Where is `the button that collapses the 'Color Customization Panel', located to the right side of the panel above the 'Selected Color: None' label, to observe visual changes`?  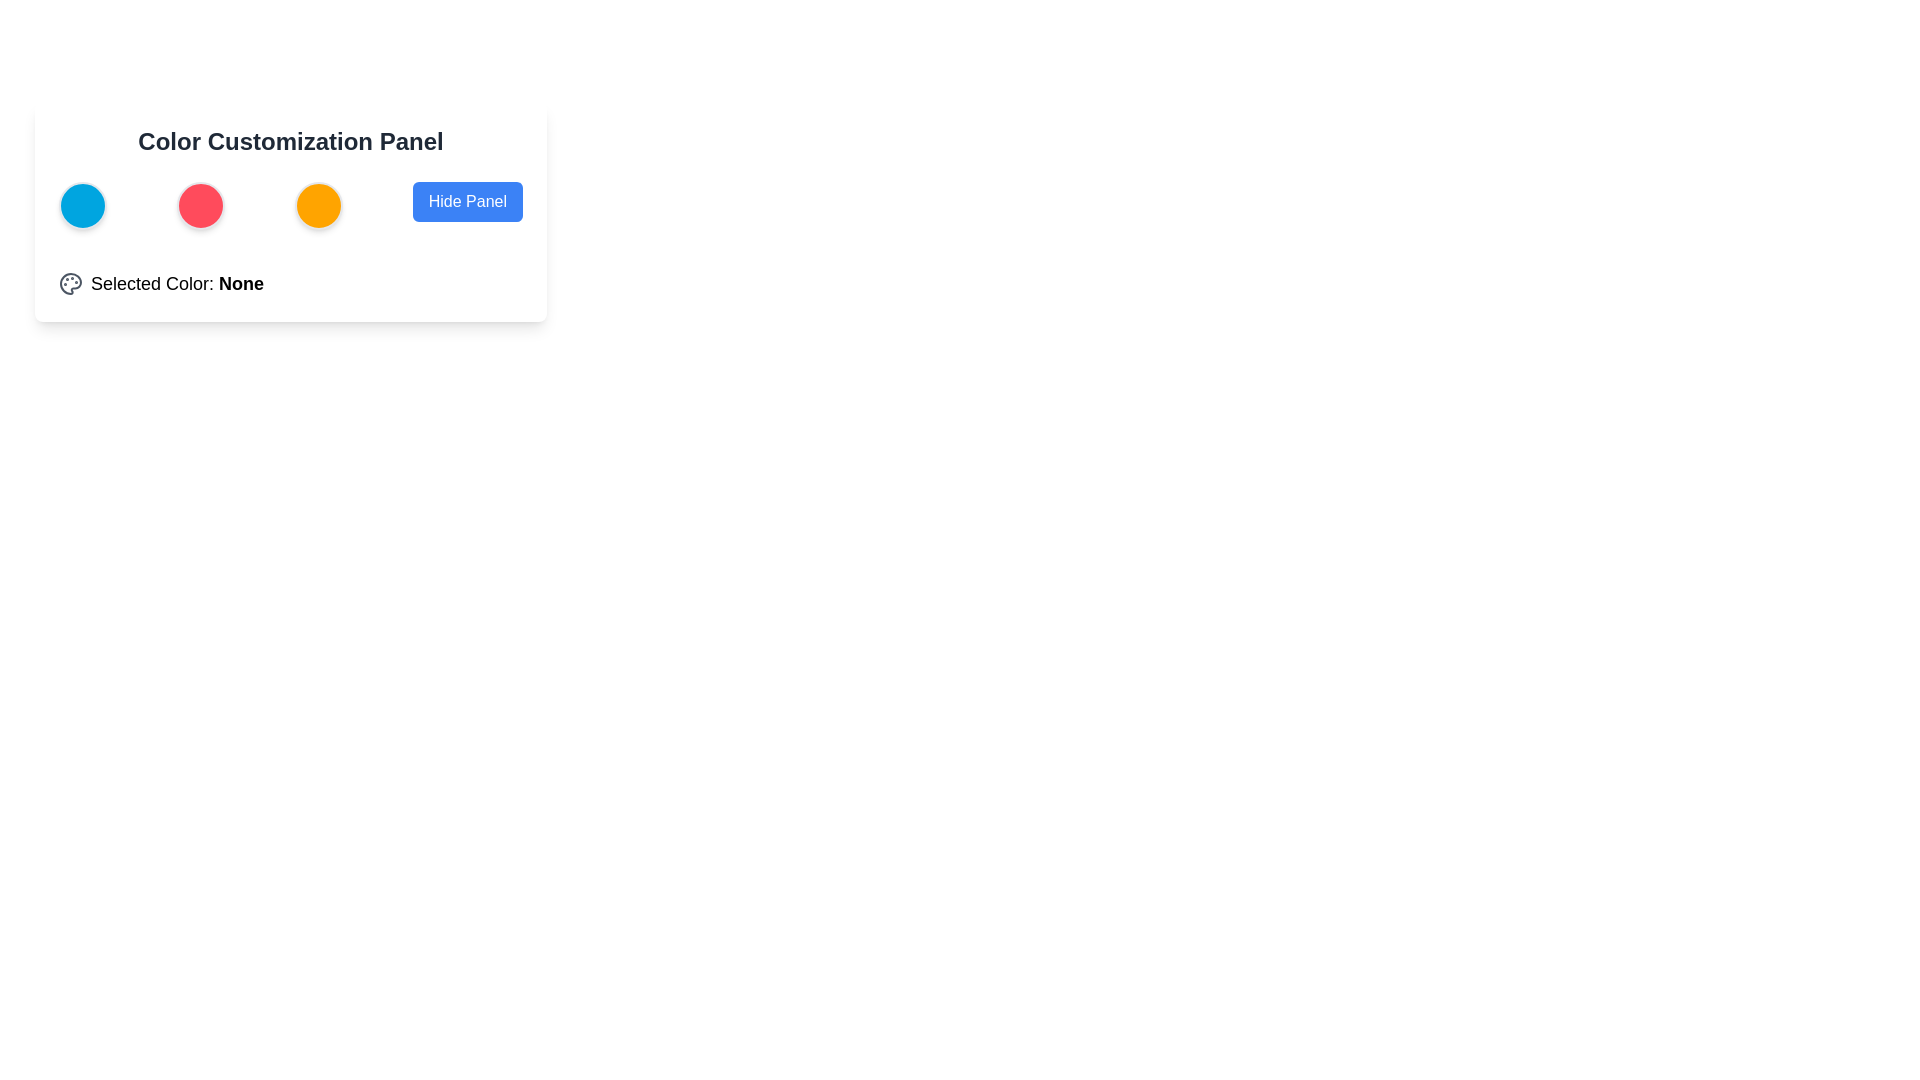 the button that collapses the 'Color Customization Panel', located to the right side of the panel above the 'Selected Color: None' label, to observe visual changes is located at coordinates (466, 201).